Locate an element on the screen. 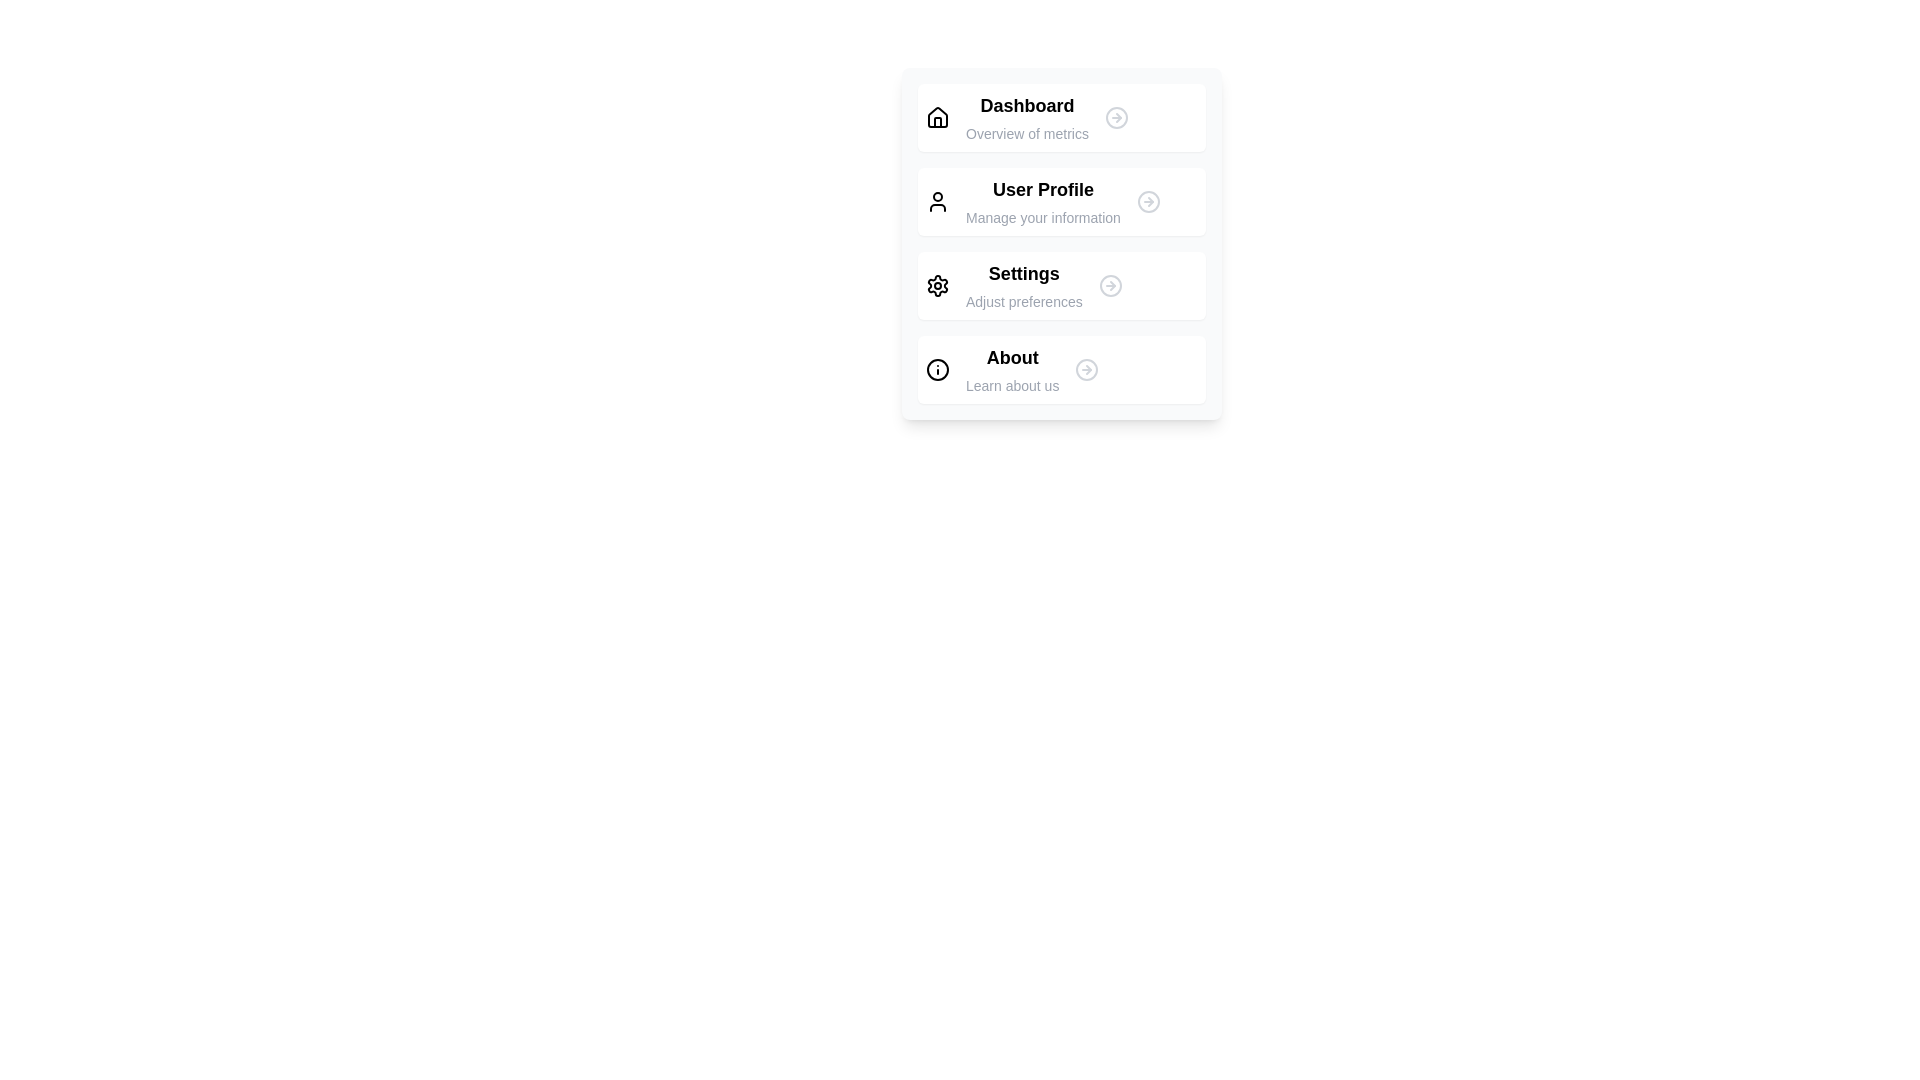  the informational text label located beneath the 'About' title in the 'About' section is located at coordinates (1012, 385).